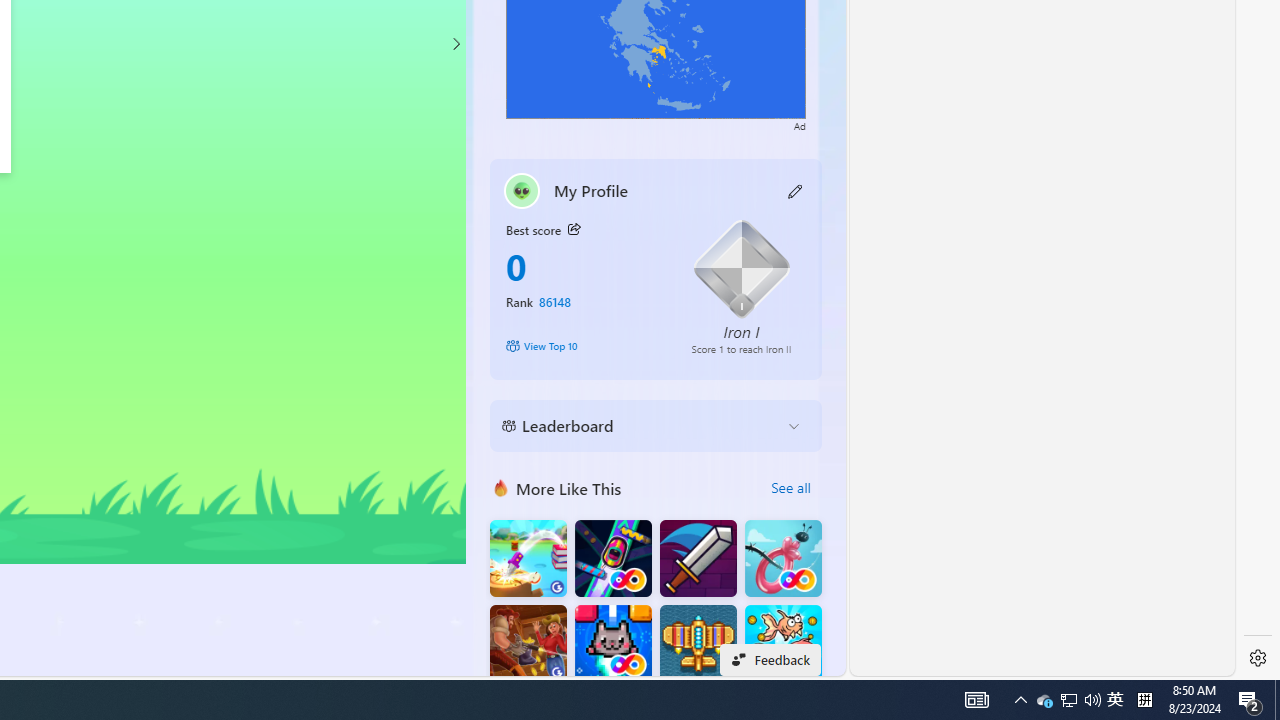 The height and width of the screenshot is (720, 1280). Describe the element at coordinates (528, 643) in the screenshot. I see `'Saloon Robbery'` at that location.